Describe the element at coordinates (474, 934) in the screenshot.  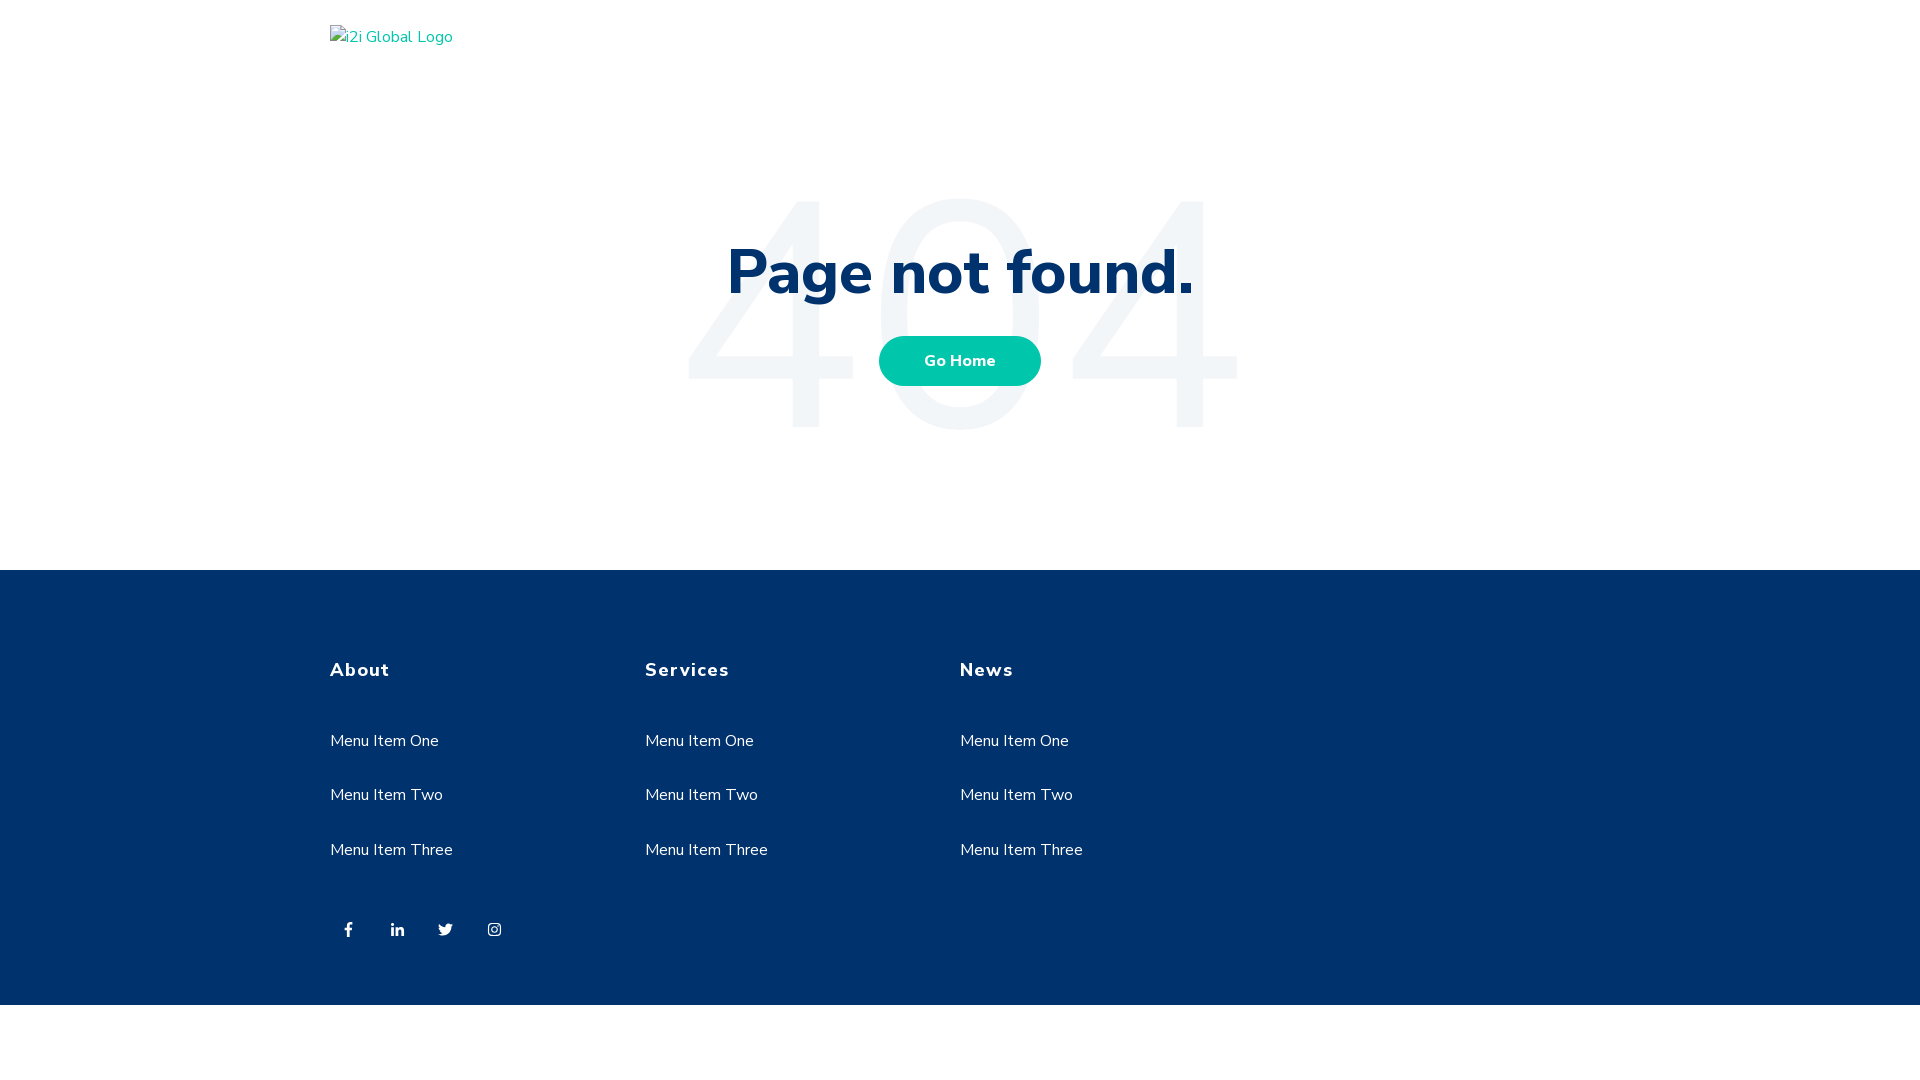
I see `'Follow us on Instagram'` at that location.